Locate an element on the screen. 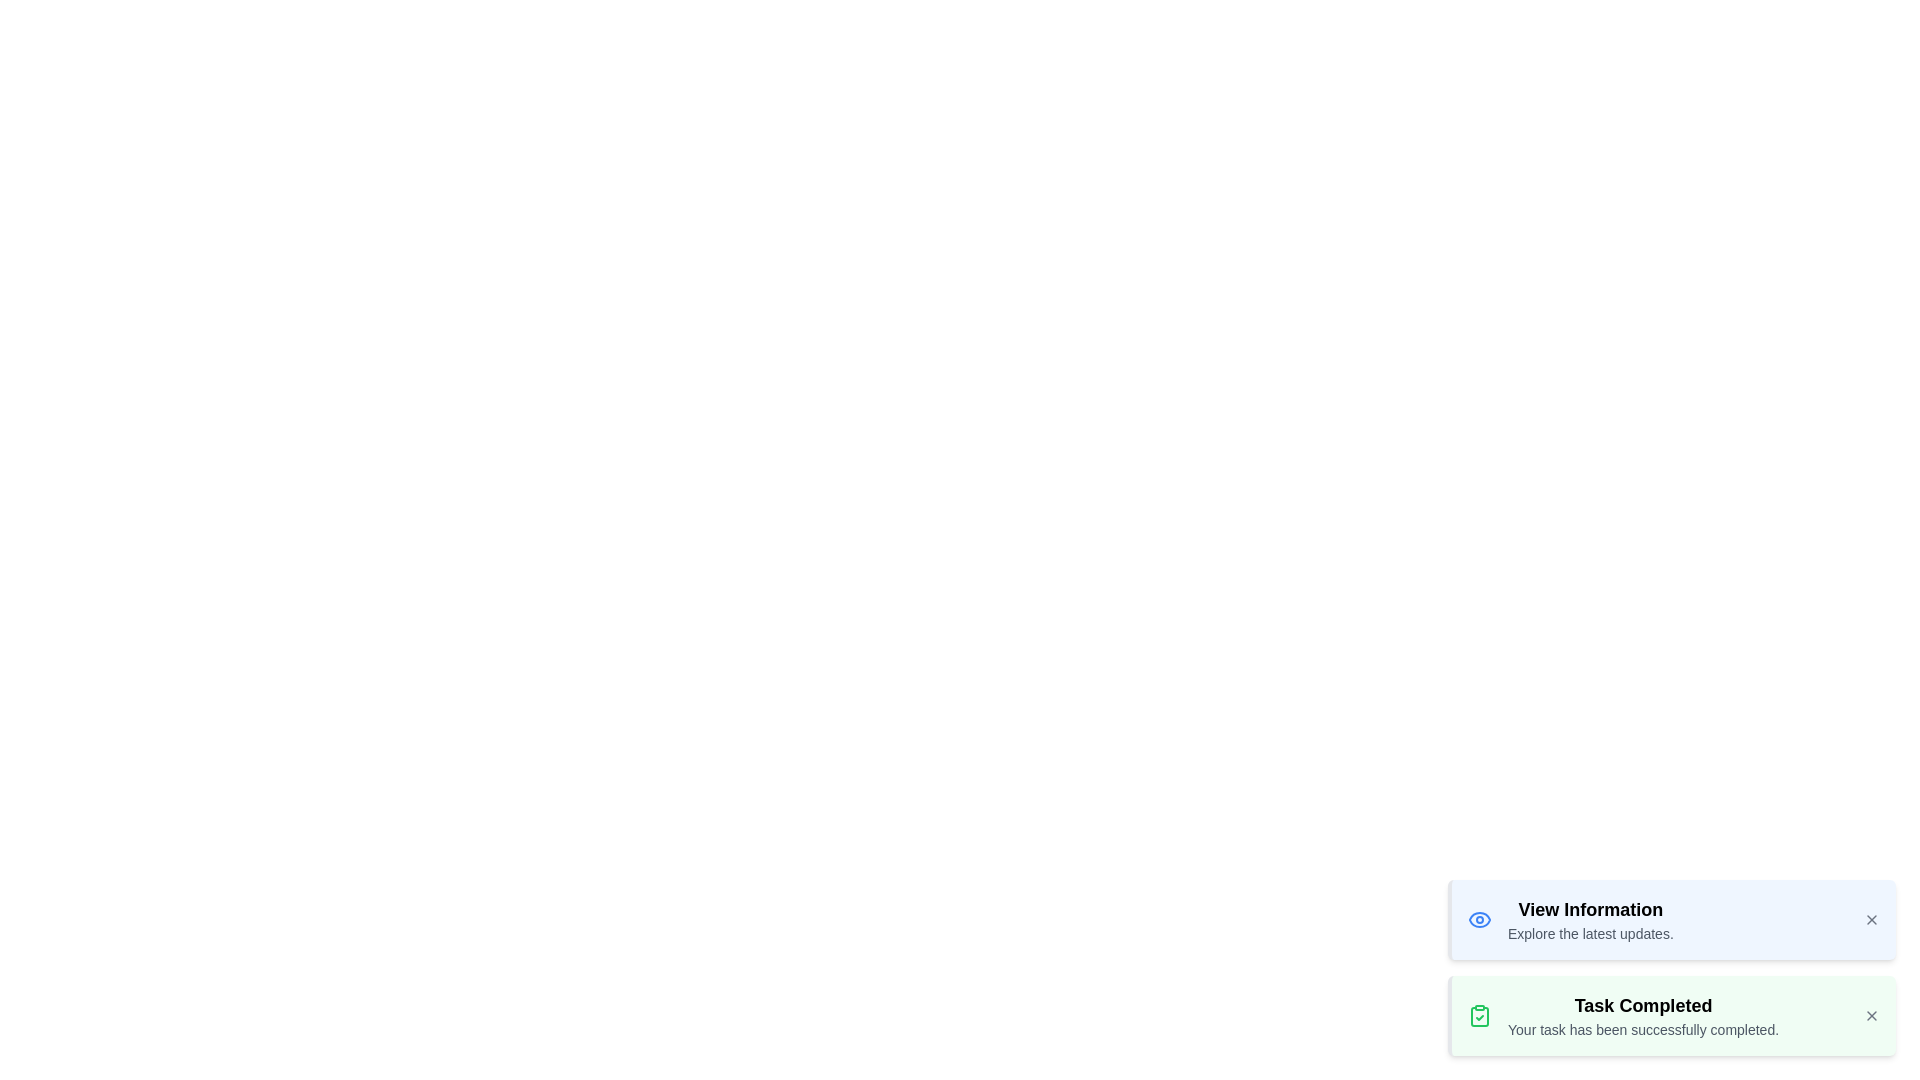 This screenshot has width=1920, height=1080. the notification icon to visually interact with it is located at coordinates (1479, 920).